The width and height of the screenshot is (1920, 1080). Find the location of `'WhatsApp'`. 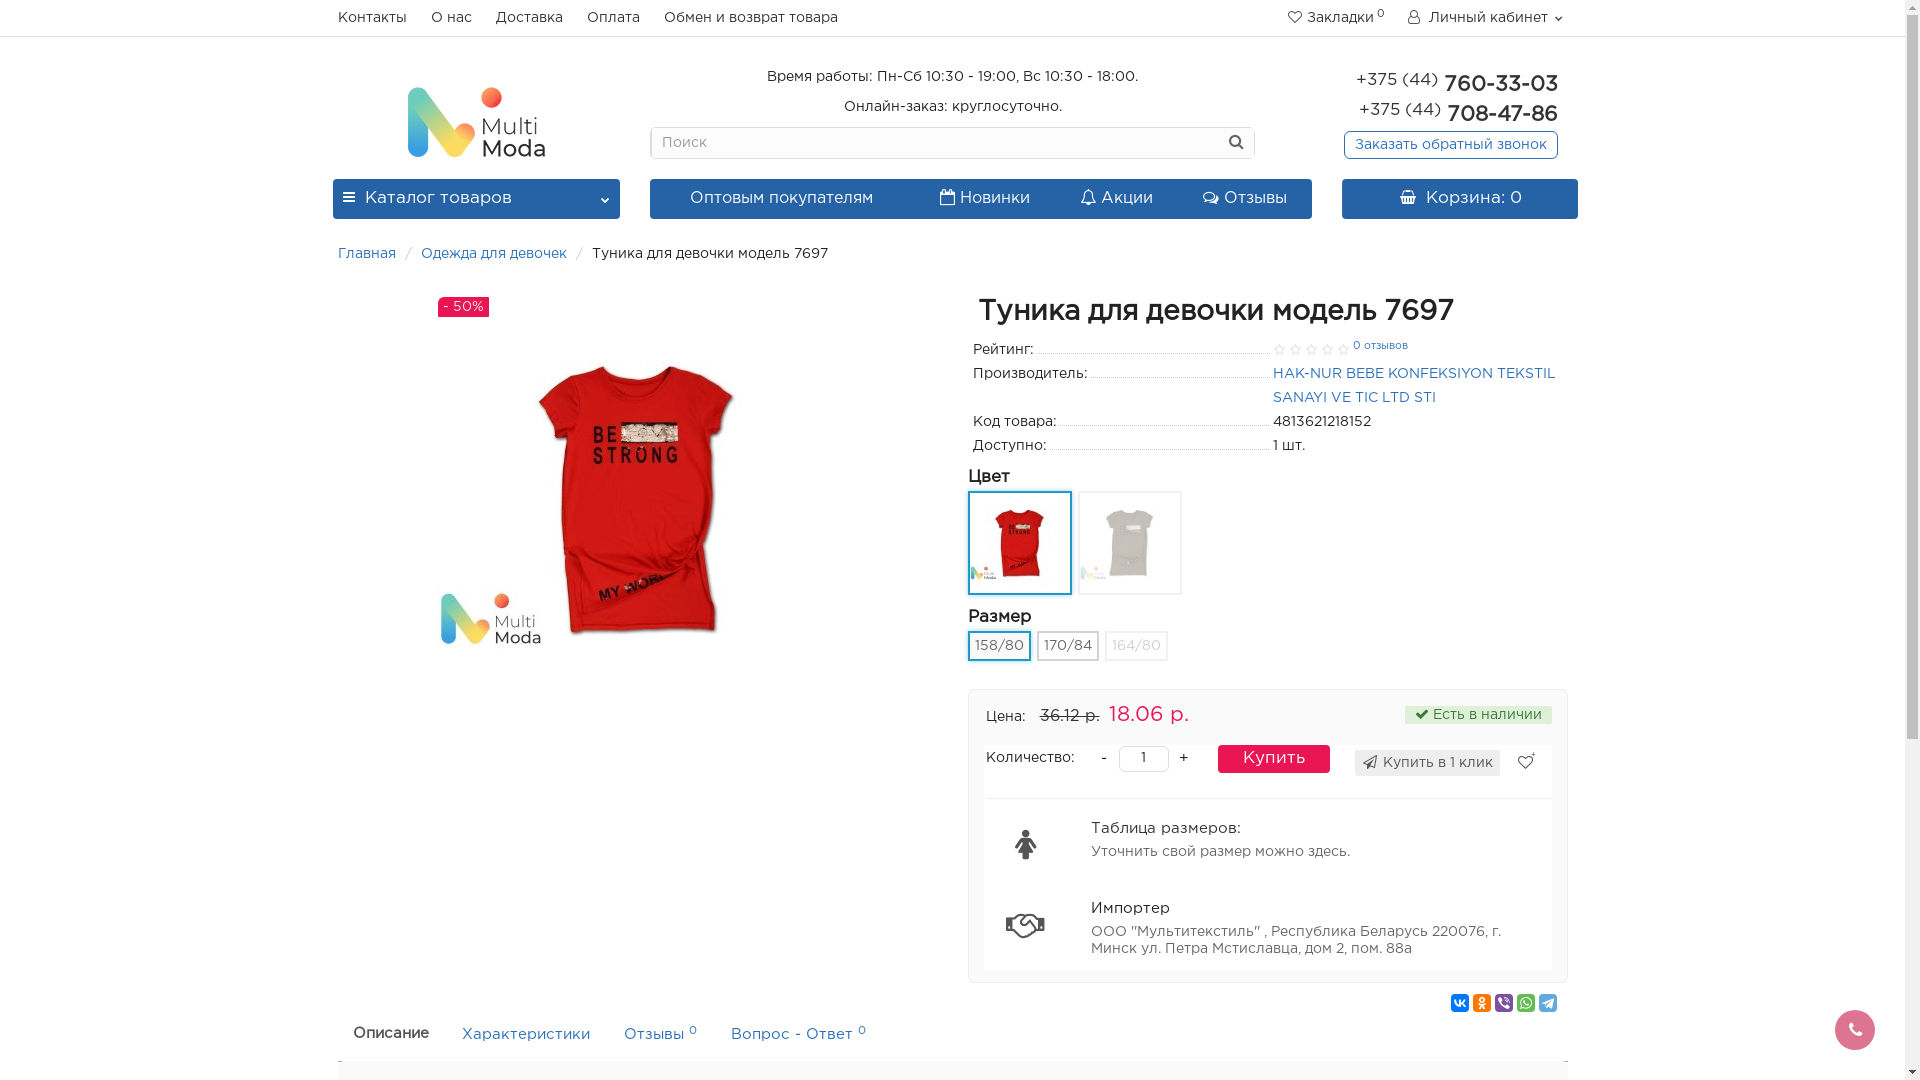

'WhatsApp' is located at coordinates (1524, 1002).